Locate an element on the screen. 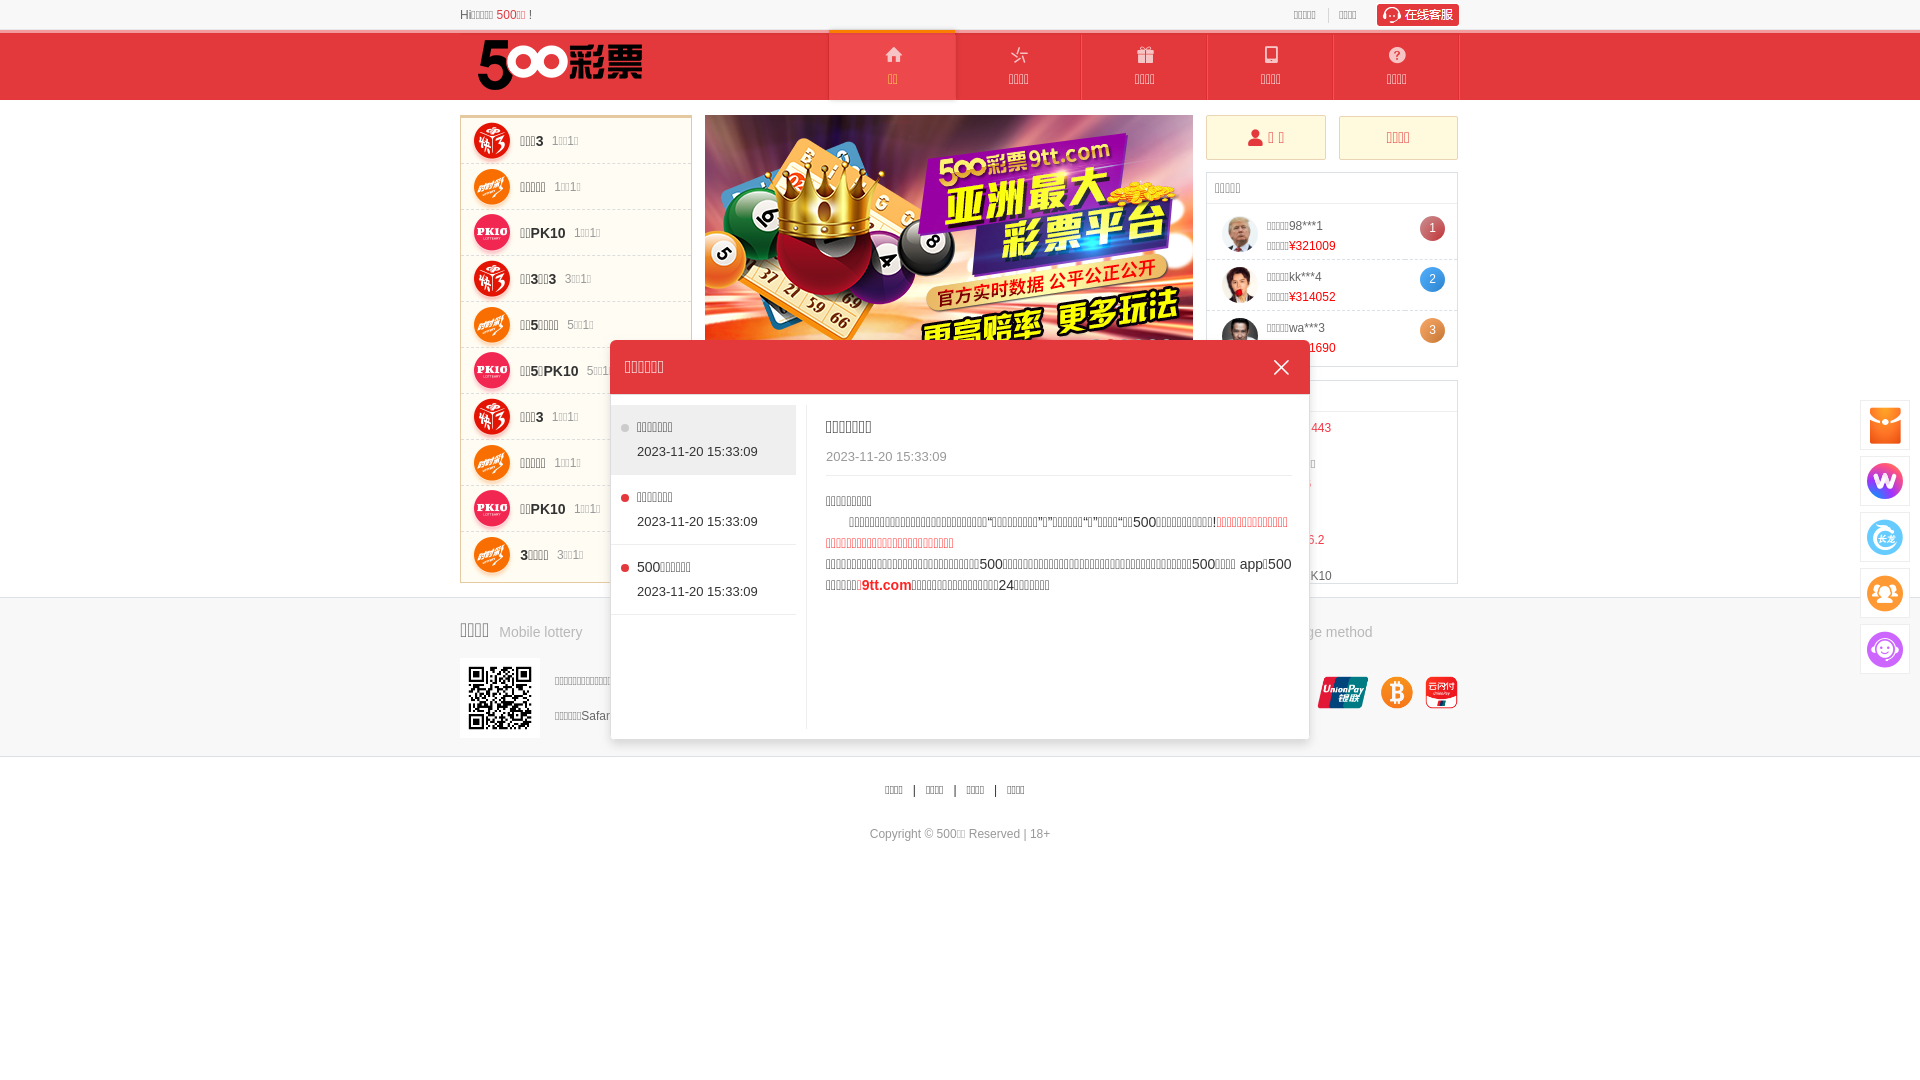  '|' is located at coordinates (953, 789).